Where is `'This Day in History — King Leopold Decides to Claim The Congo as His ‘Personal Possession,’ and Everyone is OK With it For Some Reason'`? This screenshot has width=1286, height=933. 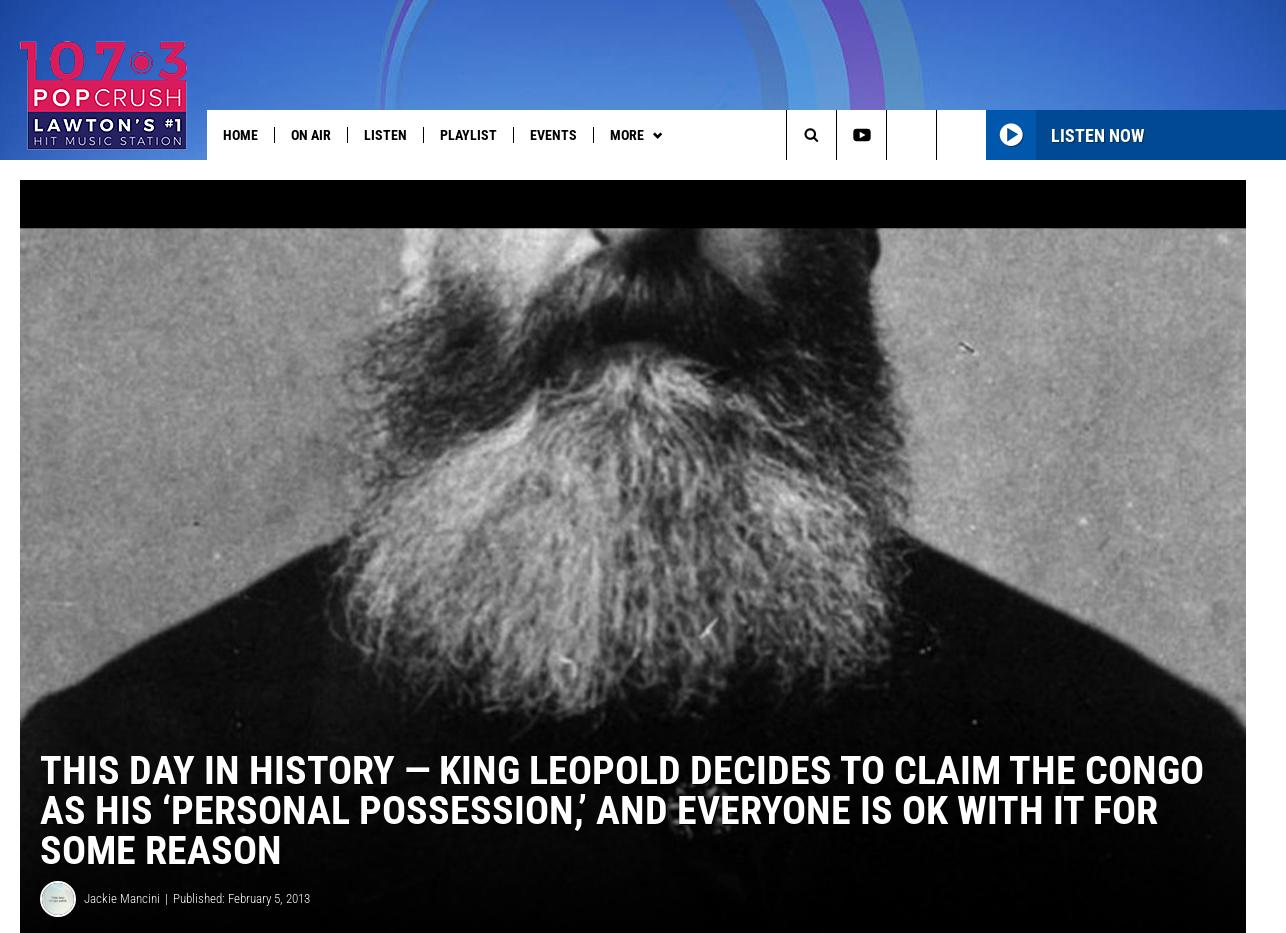
'This Day in History — King Leopold Decides to Claim The Congo as His ‘Personal Possession,’ and Everyone is OK With it For Some Reason' is located at coordinates (621, 841).